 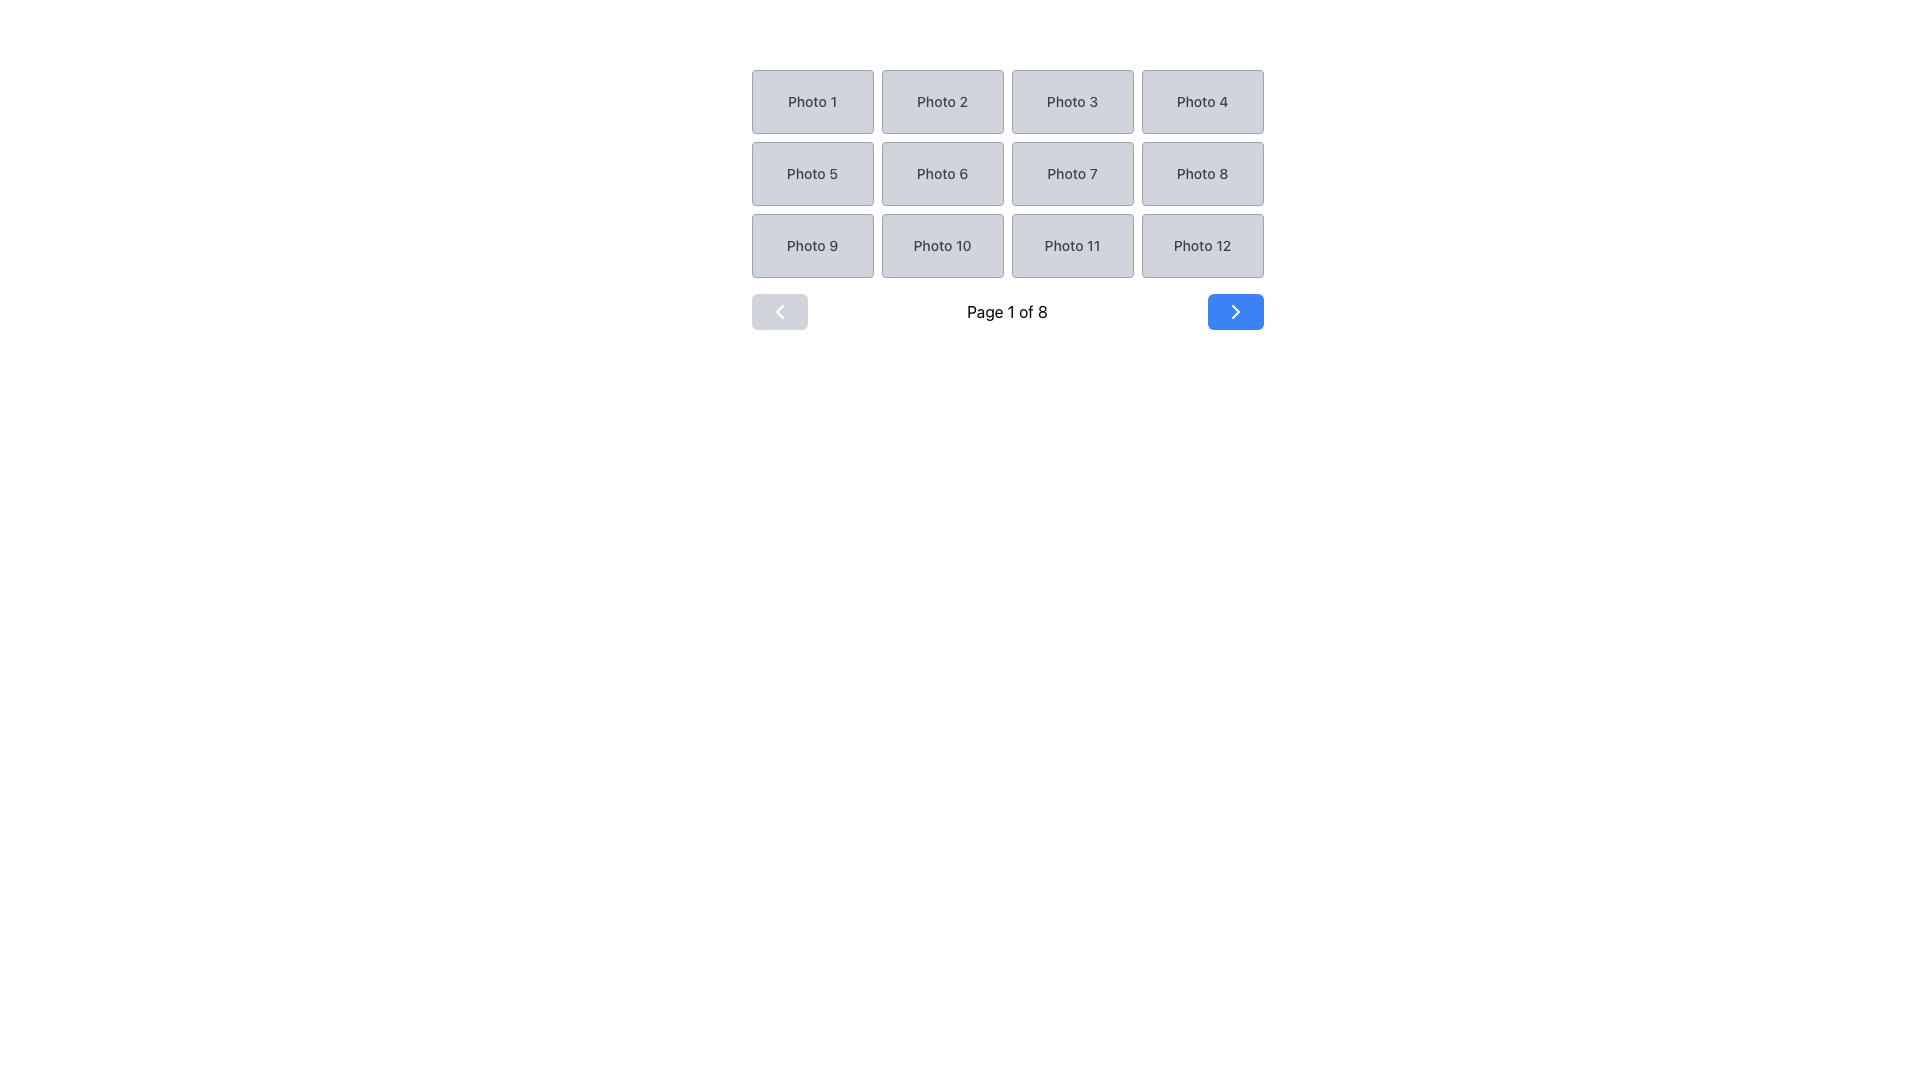 What do you see at coordinates (1201, 172) in the screenshot?
I see `the 'Photo 8' button, which is located in the second row and fourth column of a grid layout, below 'Photo 4' and to the right of 'Photo 7'` at bounding box center [1201, 172].